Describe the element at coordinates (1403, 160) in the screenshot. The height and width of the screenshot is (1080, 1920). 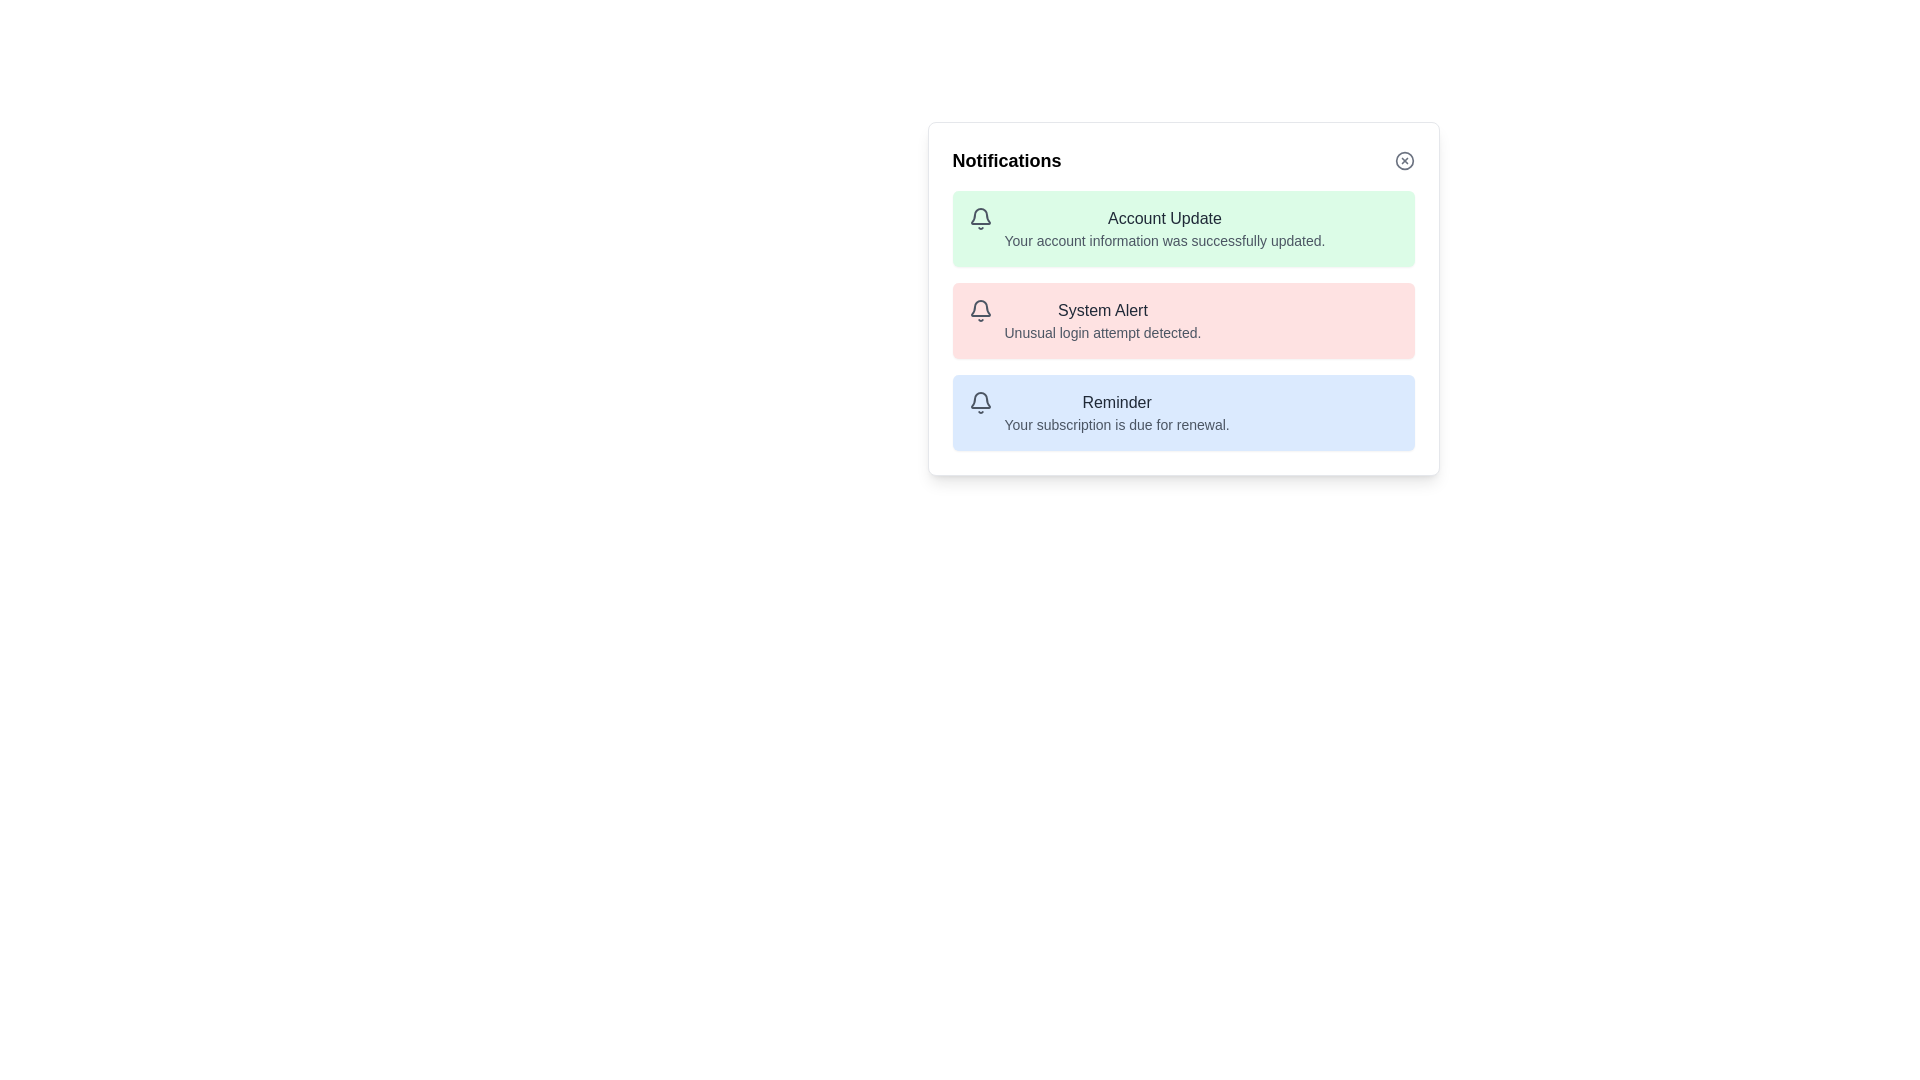
I see `the SVG Circle element that represents the 'Close' or 'Dismiss' button in the notification card` at that location.